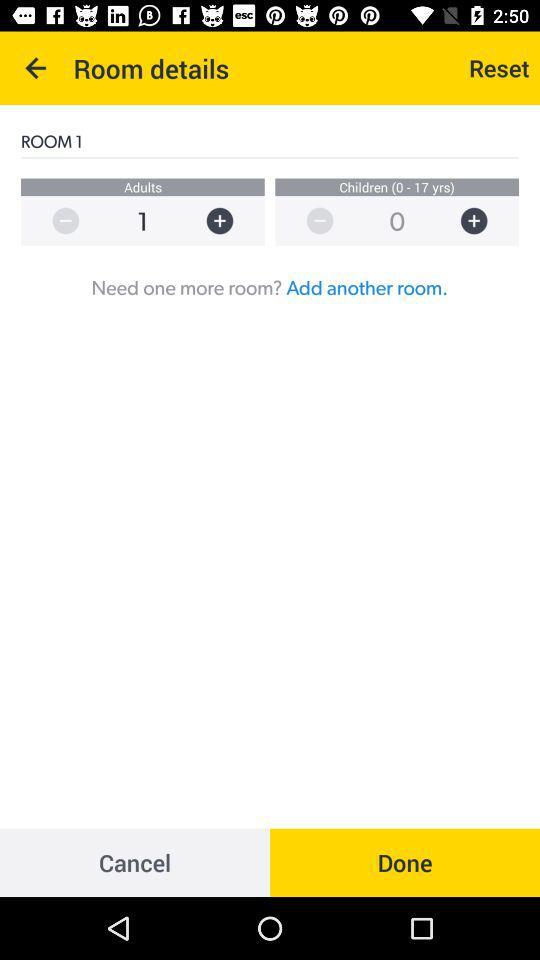 The width and height of the screenshot is (540, 960). I want to click on children to room order, so click(483, 221).